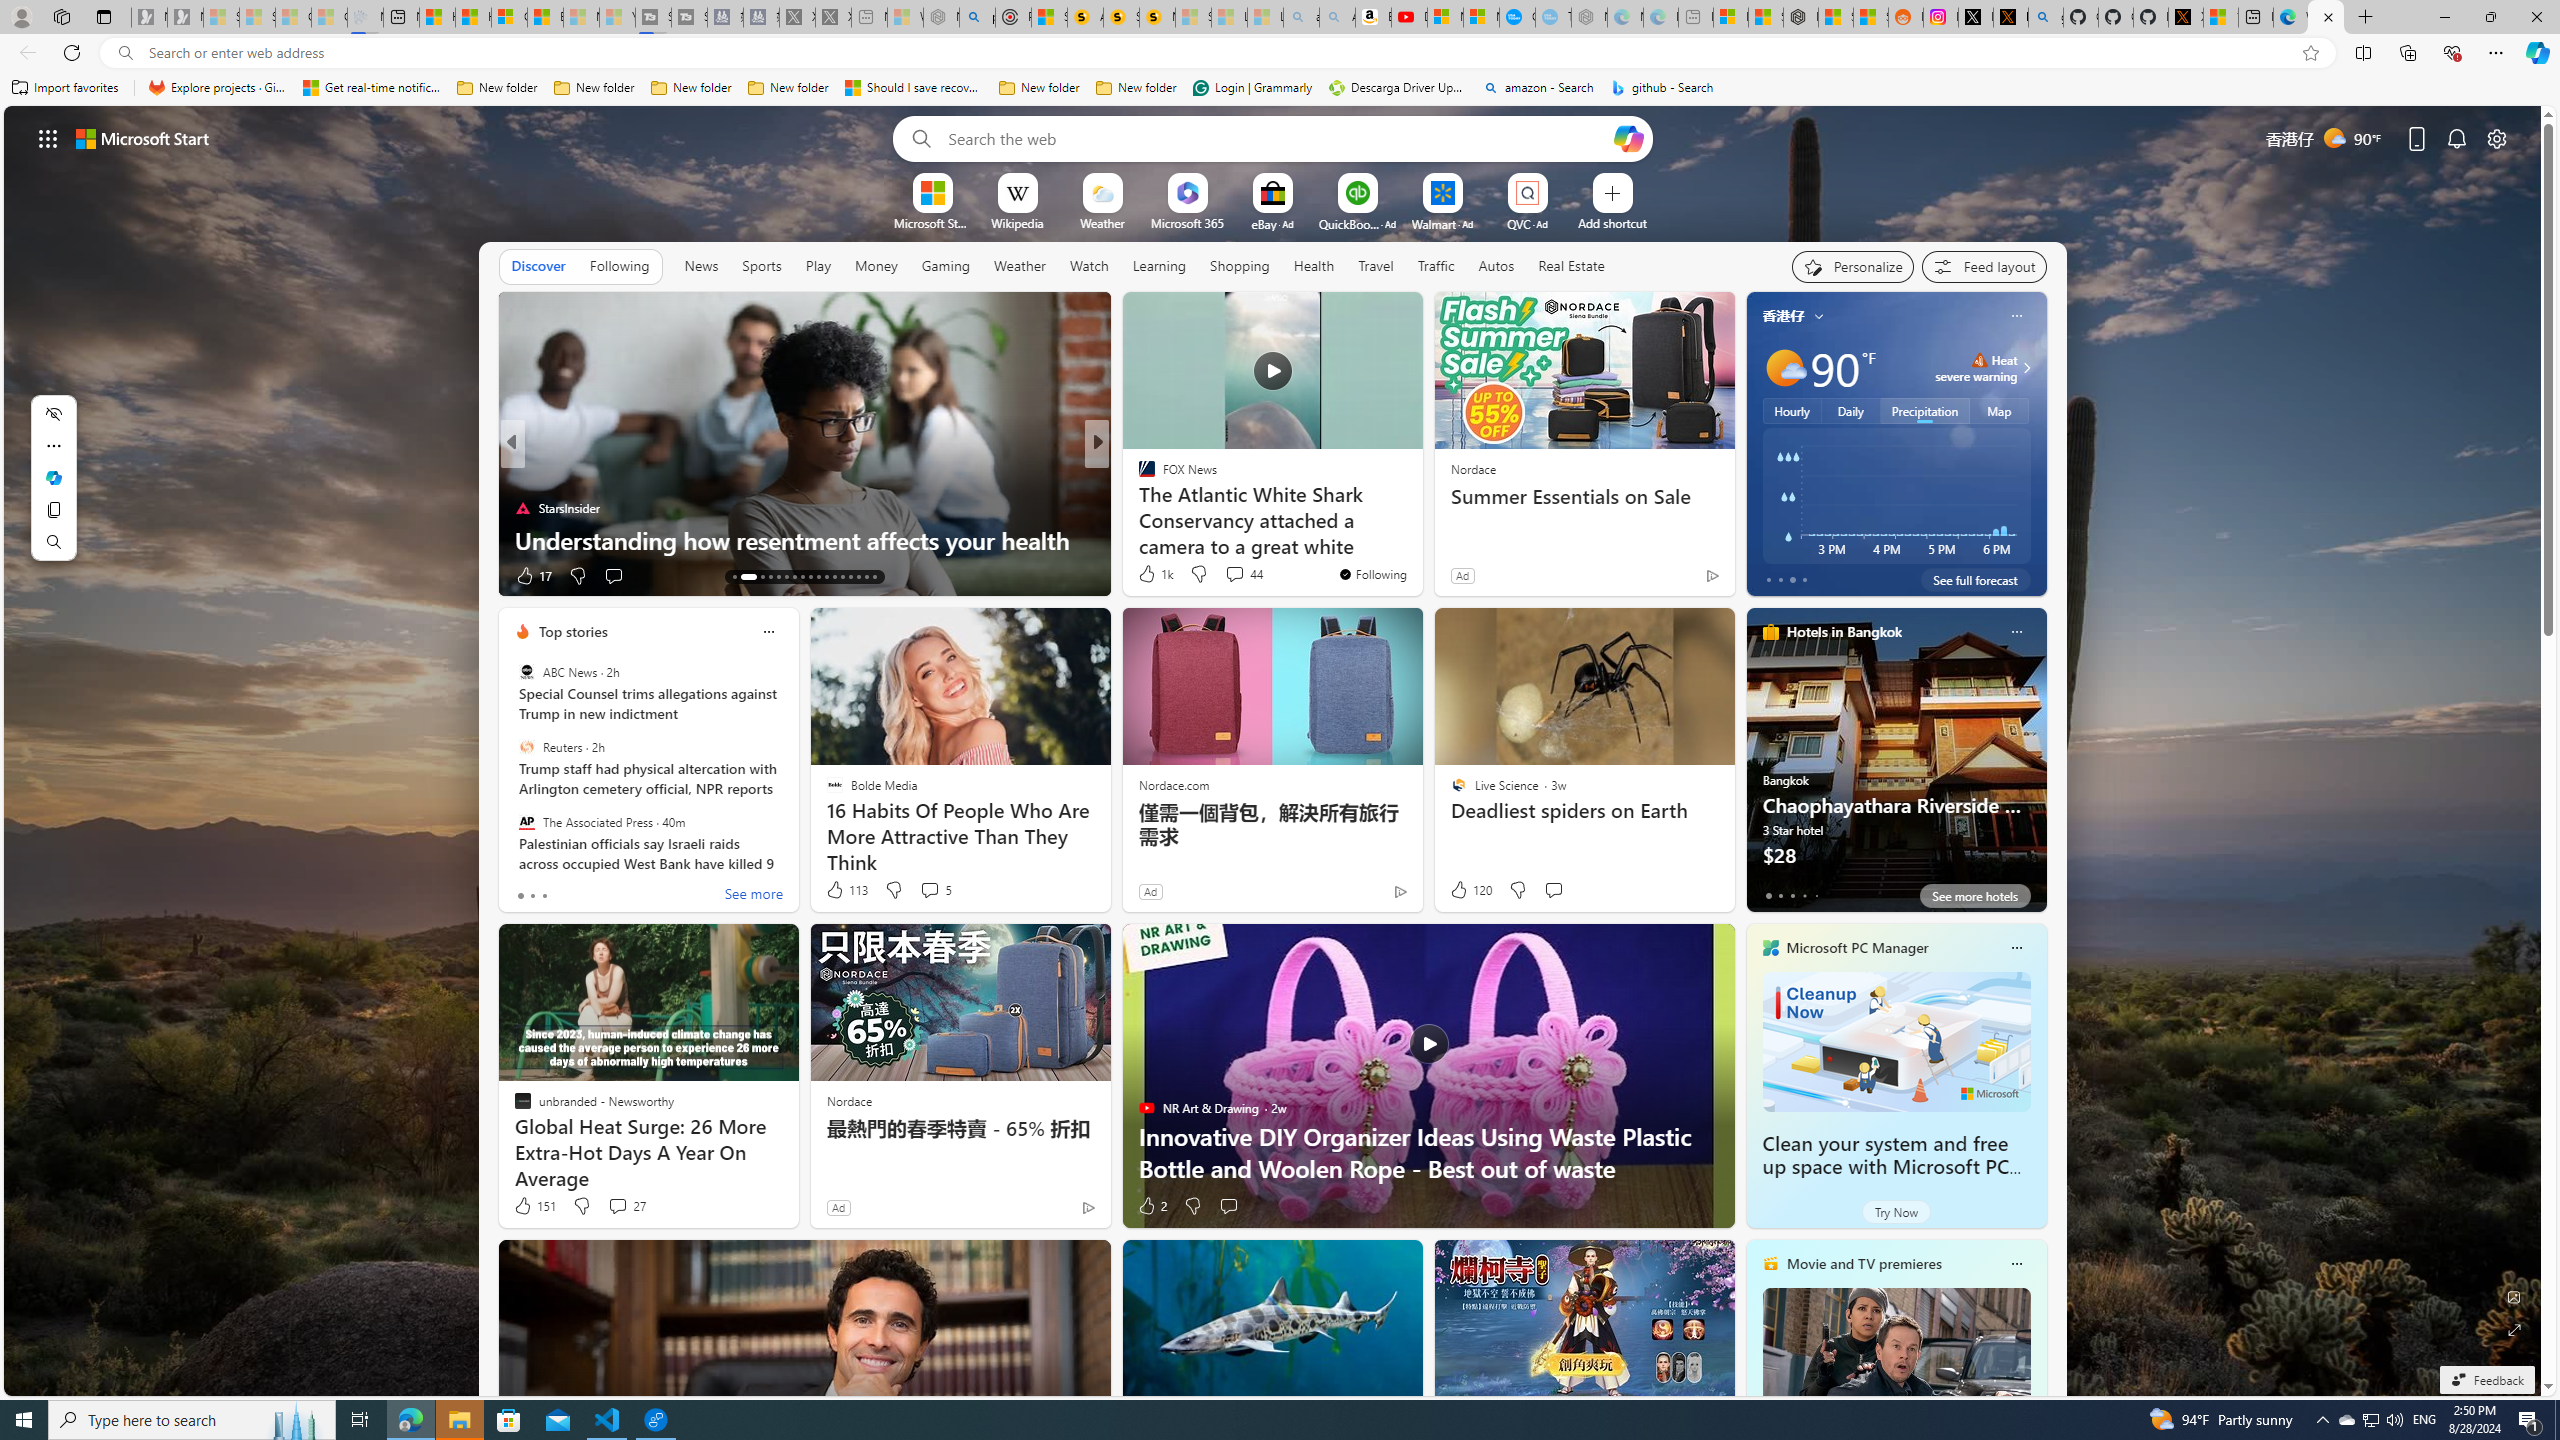 The image size is (2560, 1440). I want to click on 'Tribune News Service', so click(1137, 474).